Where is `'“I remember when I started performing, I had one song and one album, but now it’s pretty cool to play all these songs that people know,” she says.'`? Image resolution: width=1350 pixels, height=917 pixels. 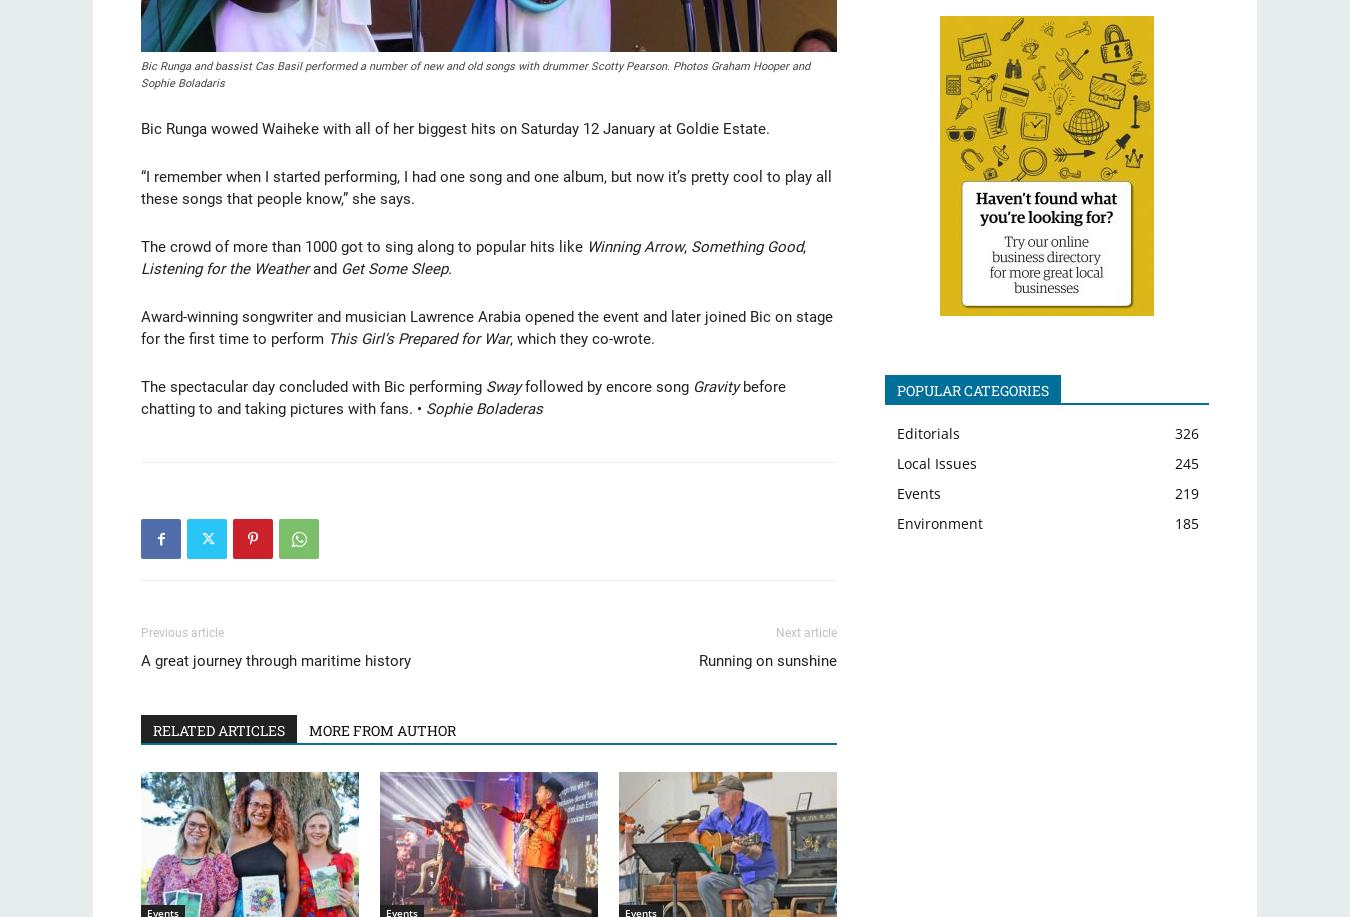
'“I remember when I started performing, I had one song and one album, but now it’s pretty cool to play all these songs that people know,” she says.' is located at coordinates (485, 187).